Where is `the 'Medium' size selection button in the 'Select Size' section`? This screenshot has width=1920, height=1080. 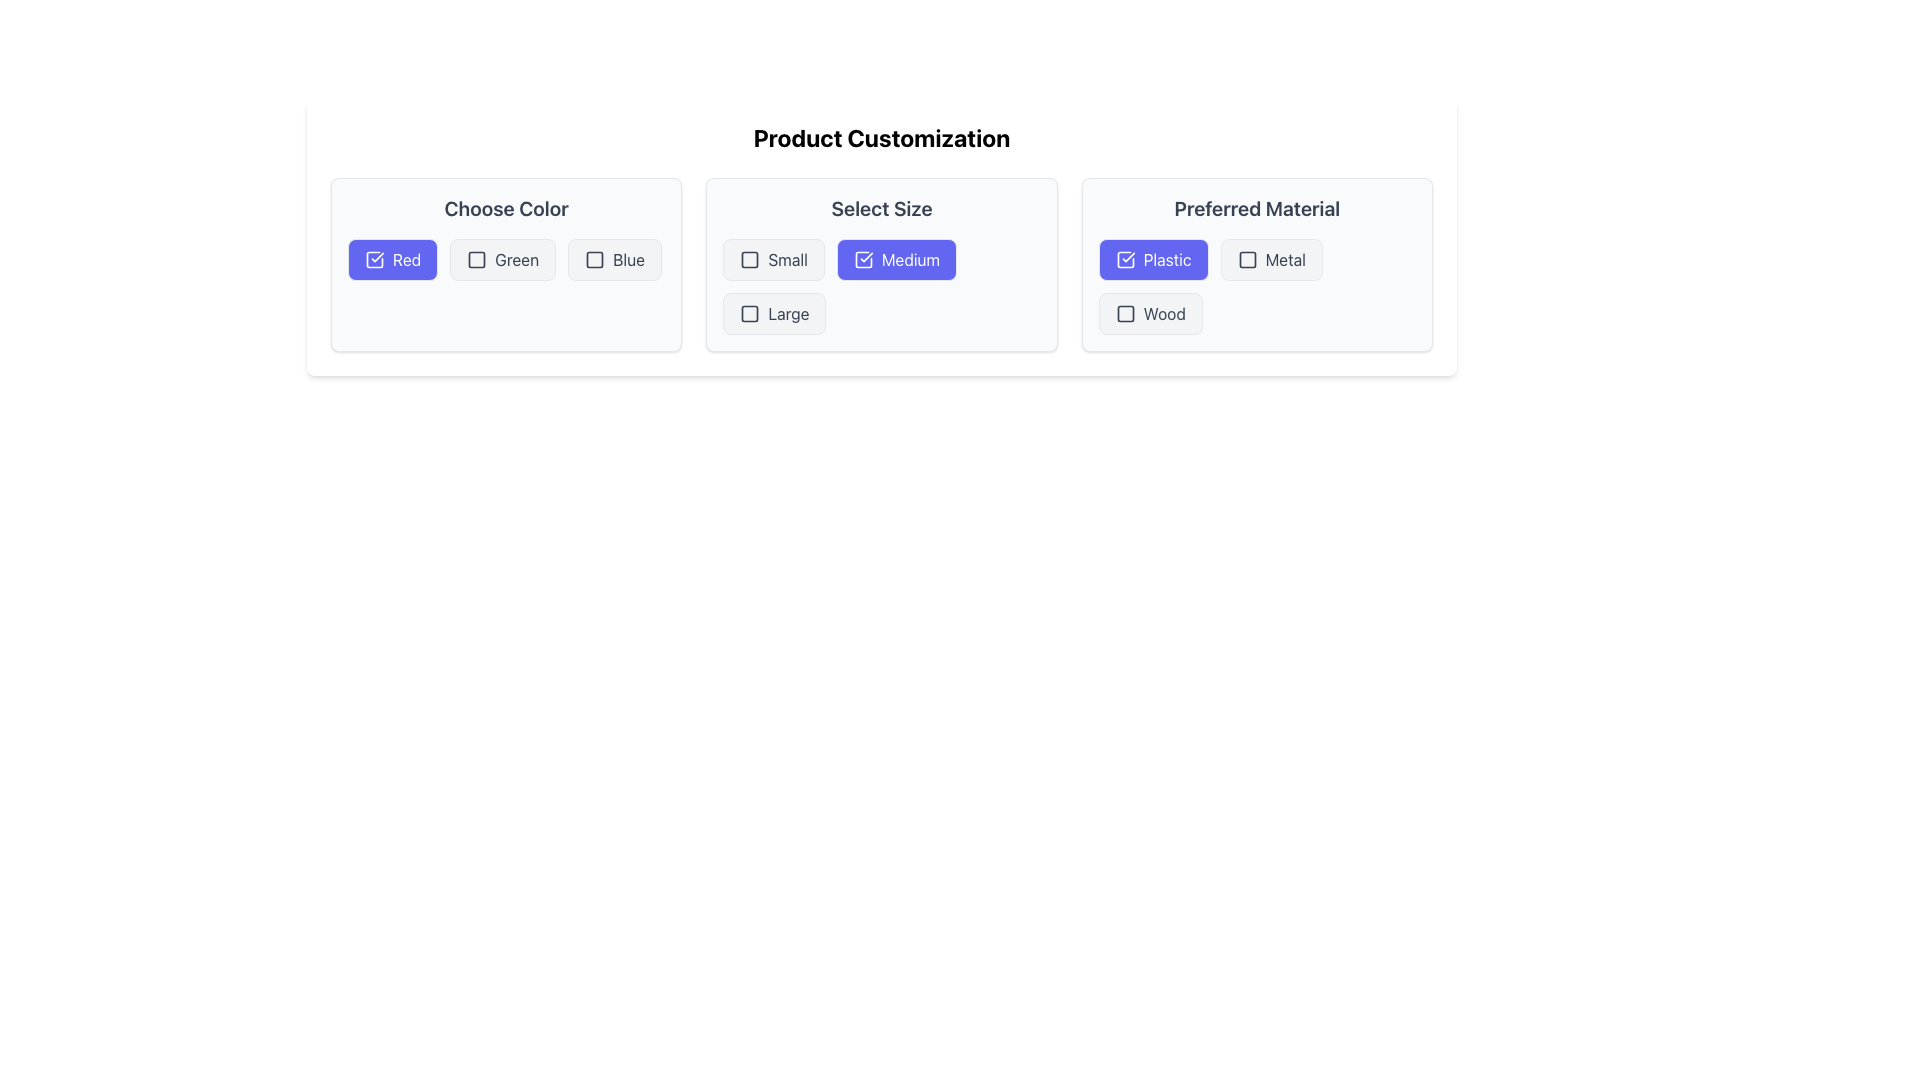 the 'Medium' size selection button in the 'Select Size' section is located at coordinates (896, 258).